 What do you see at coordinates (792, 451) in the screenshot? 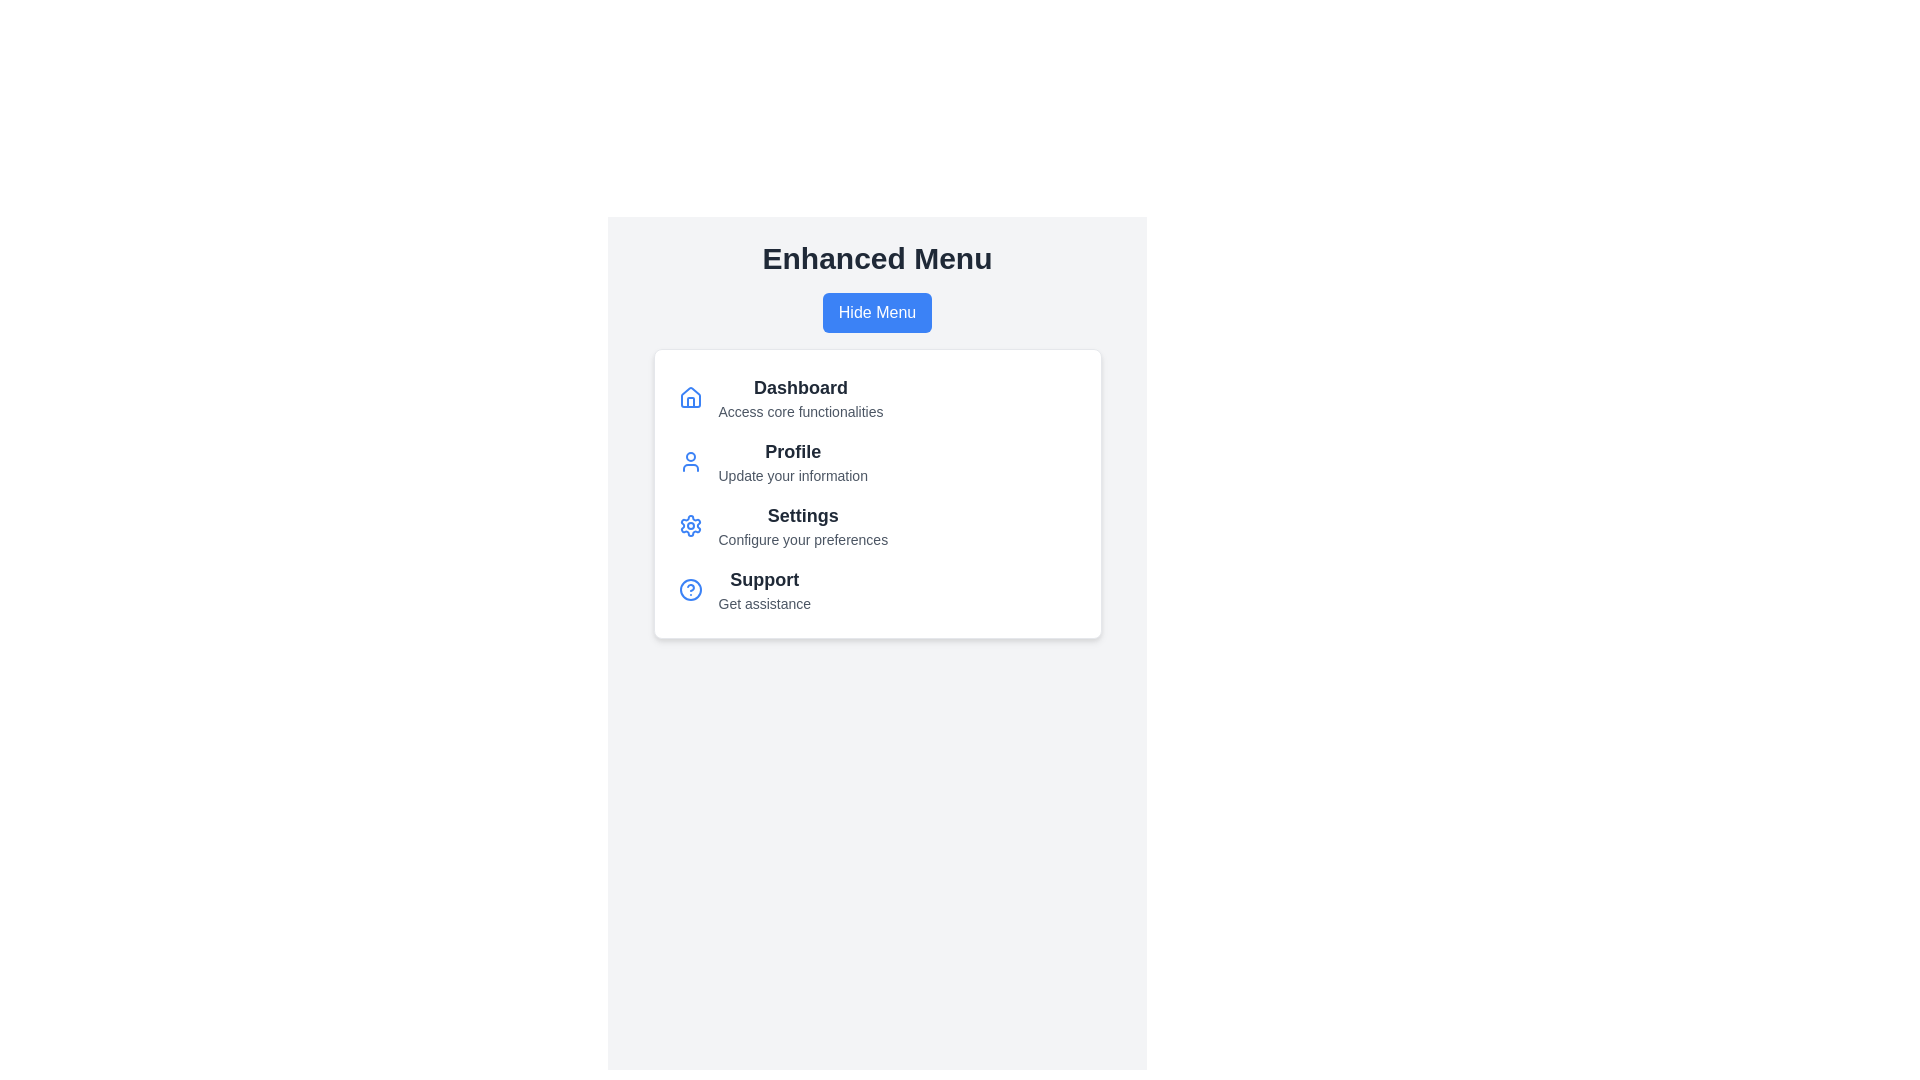
I see `the menu item labeled Profile to activate its corresponding action` at bounding box center [792, 451].